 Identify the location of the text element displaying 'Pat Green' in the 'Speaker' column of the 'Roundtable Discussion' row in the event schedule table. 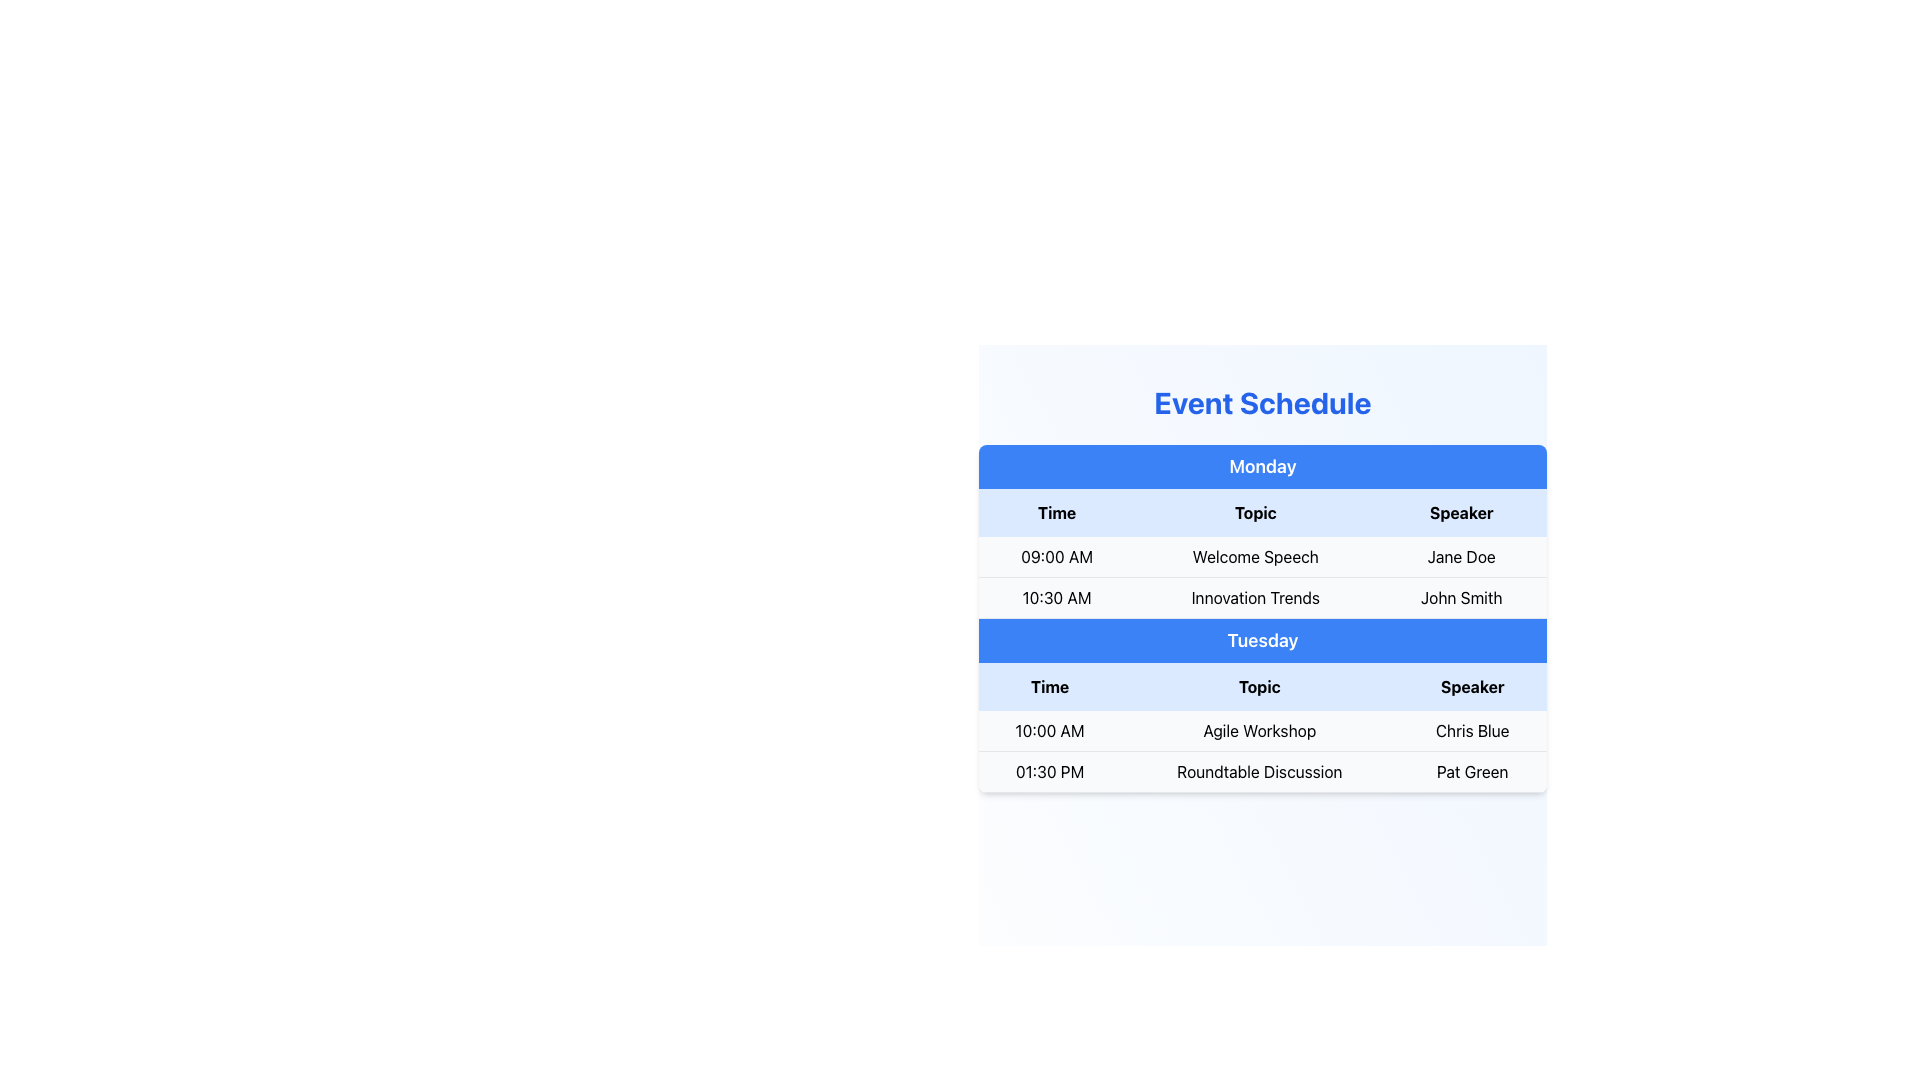
(1472, 770).